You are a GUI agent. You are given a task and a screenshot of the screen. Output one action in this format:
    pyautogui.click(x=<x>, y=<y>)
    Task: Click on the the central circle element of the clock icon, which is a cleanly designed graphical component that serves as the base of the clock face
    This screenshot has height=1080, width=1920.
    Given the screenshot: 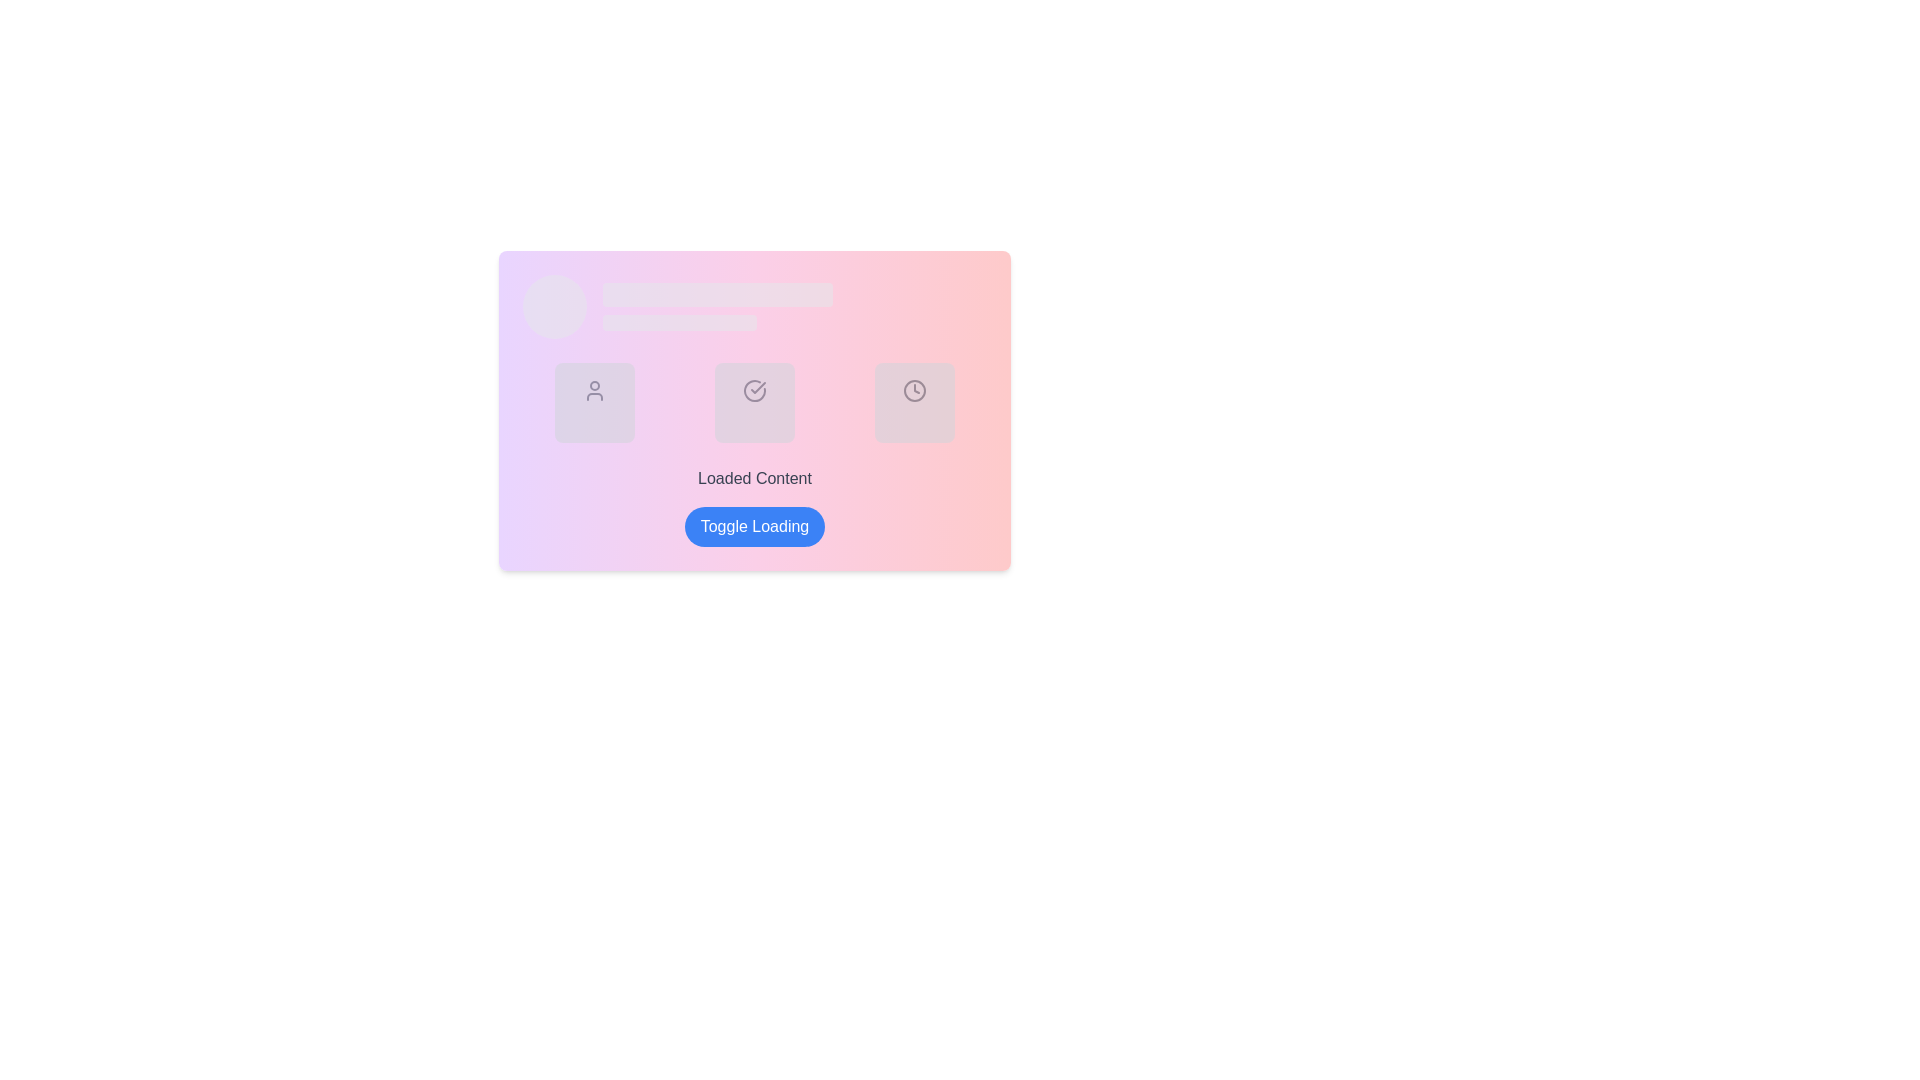 What is the action you would take?
    pyautogui.click(x=914, y=390)
    